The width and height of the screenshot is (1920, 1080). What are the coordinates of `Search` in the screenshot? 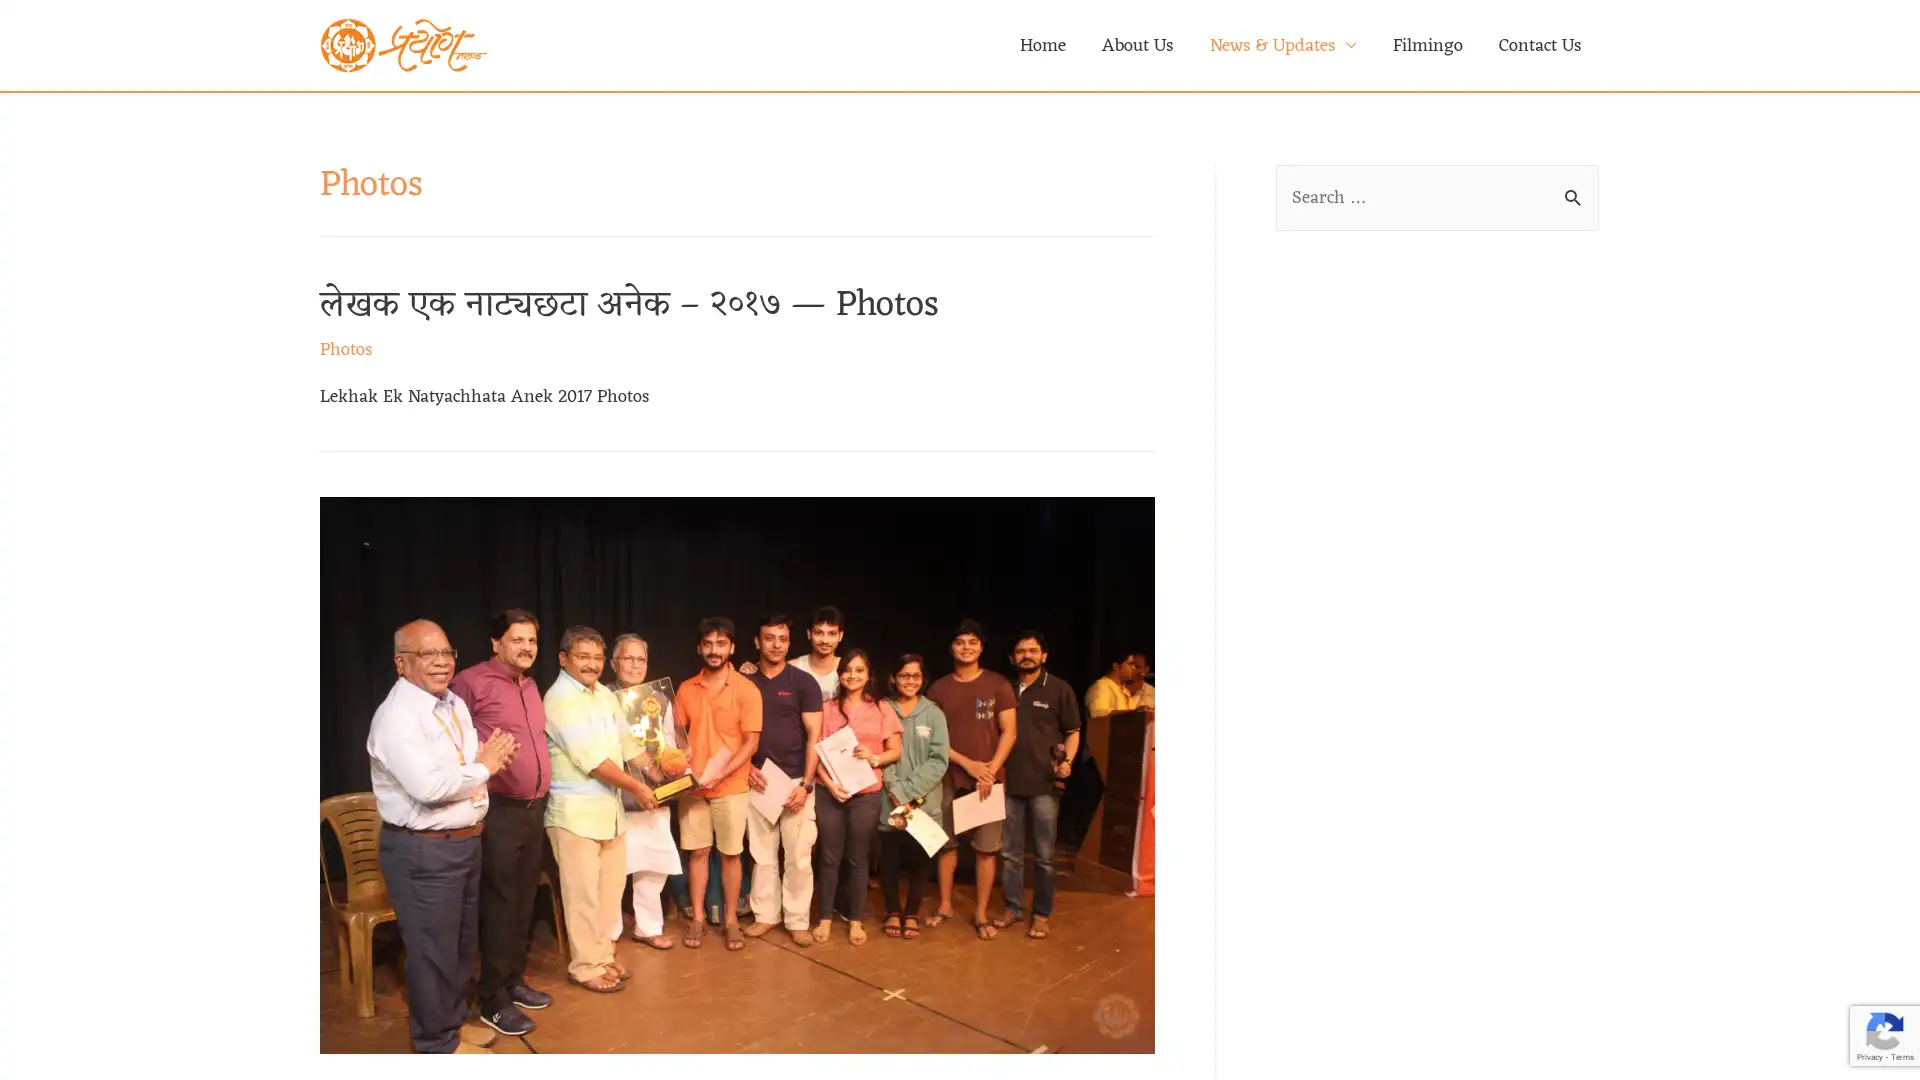 It's located at (1575, 186).